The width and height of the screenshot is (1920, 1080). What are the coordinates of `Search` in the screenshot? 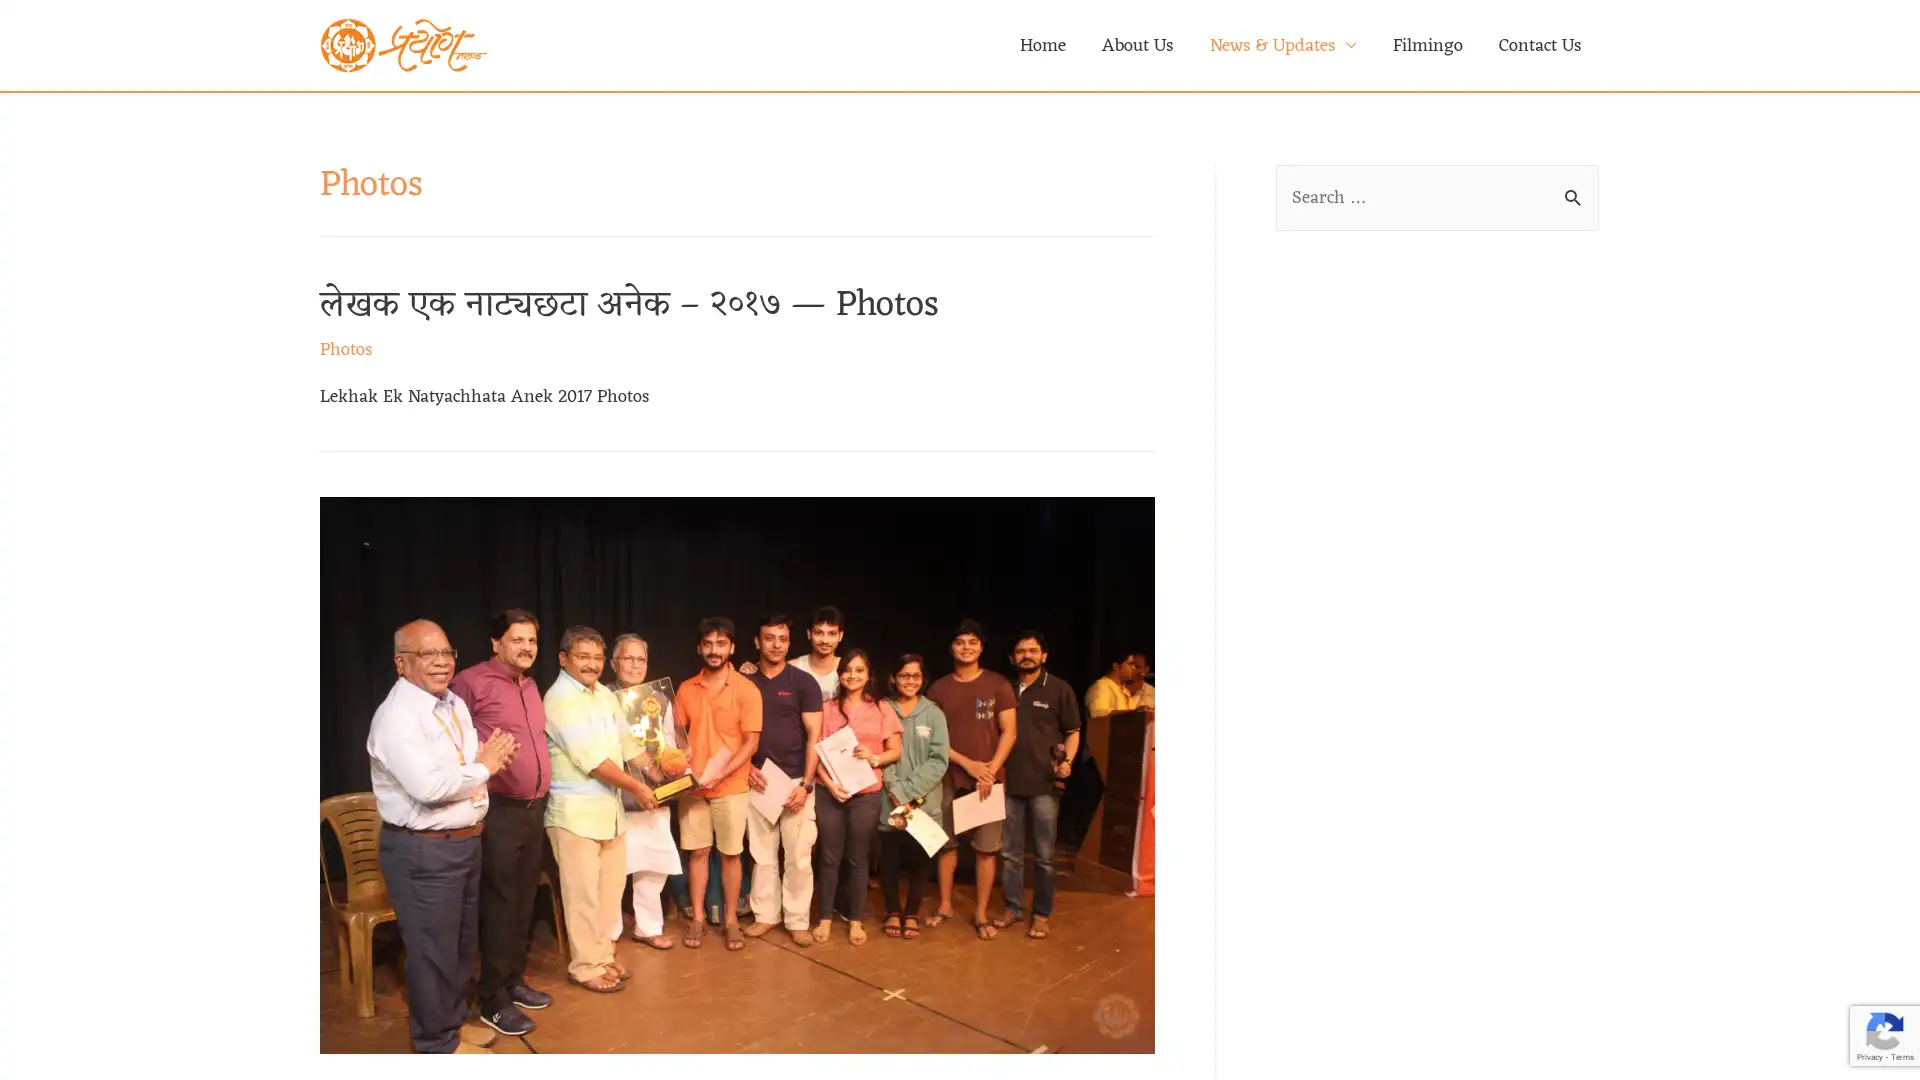 It's located at (1575, 186).